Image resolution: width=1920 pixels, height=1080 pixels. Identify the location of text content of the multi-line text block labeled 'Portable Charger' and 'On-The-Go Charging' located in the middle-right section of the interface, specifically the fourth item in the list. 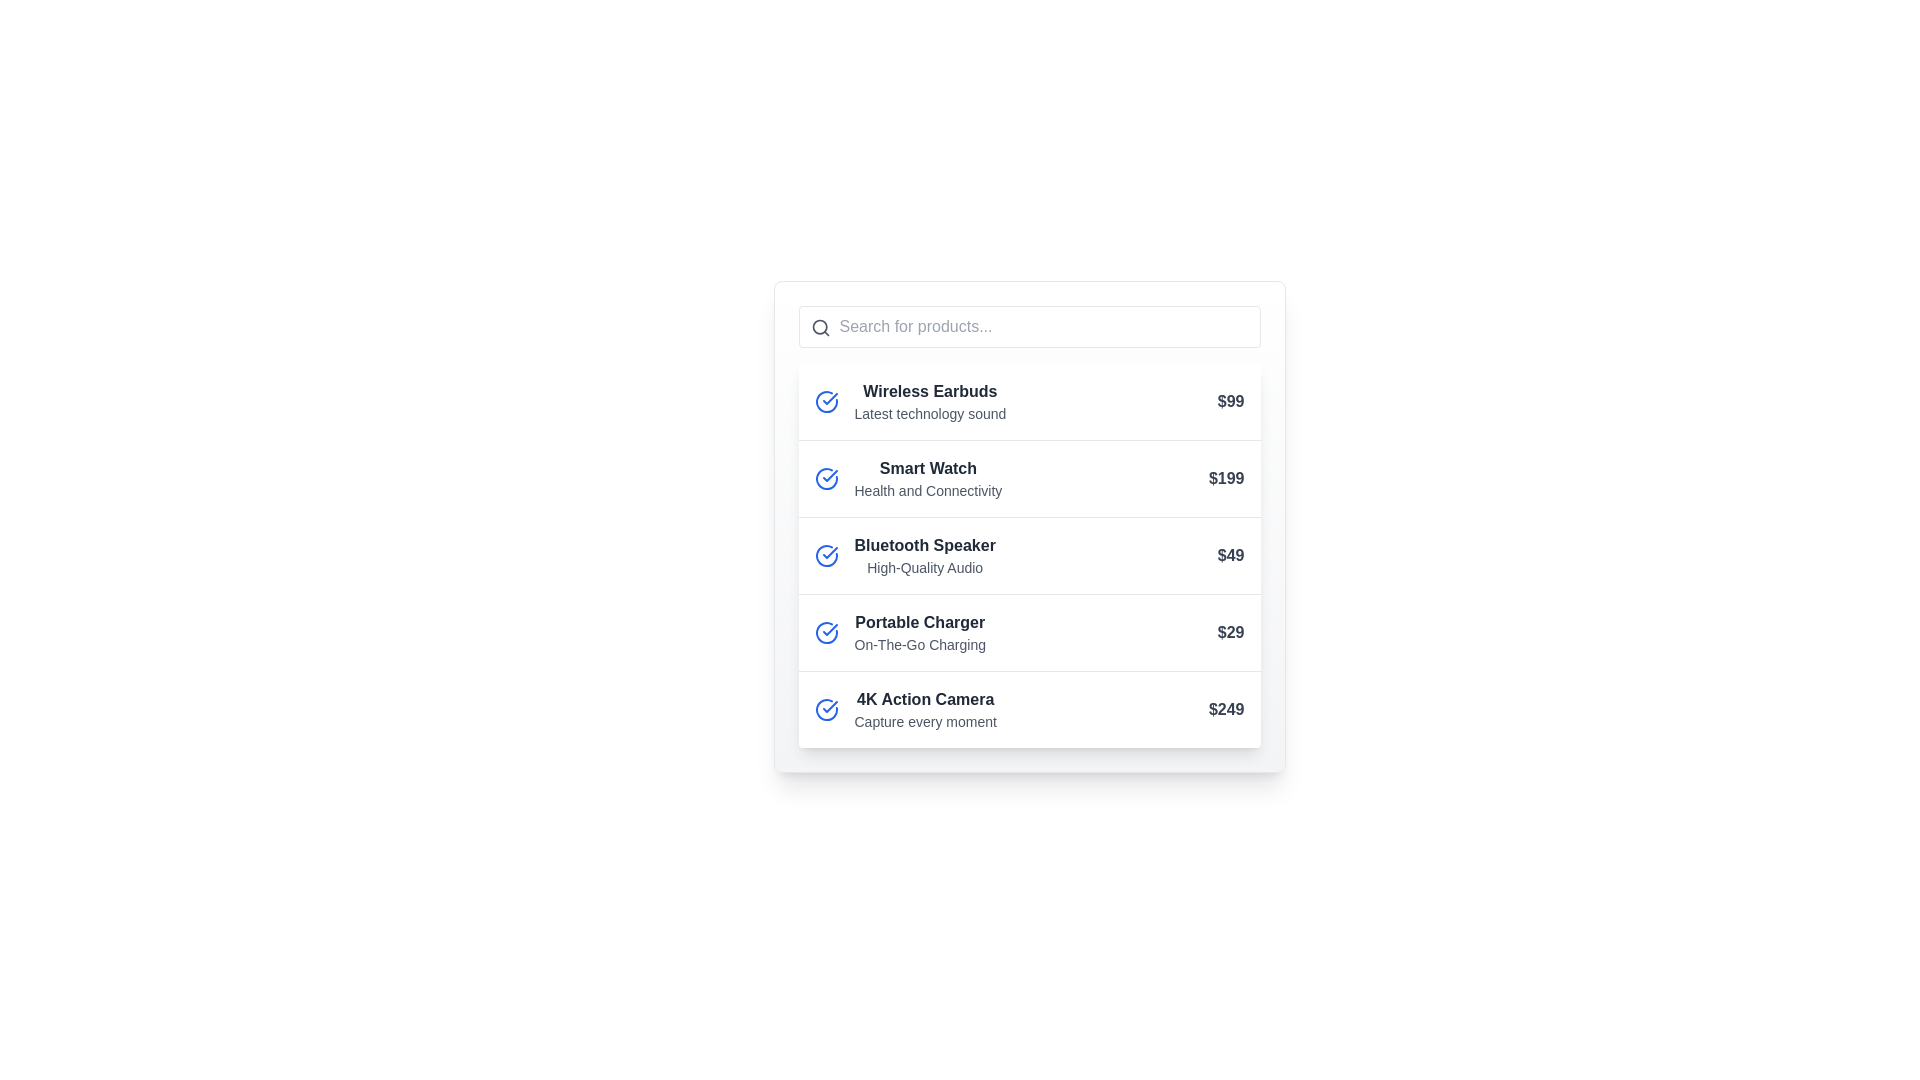
(919, 632).